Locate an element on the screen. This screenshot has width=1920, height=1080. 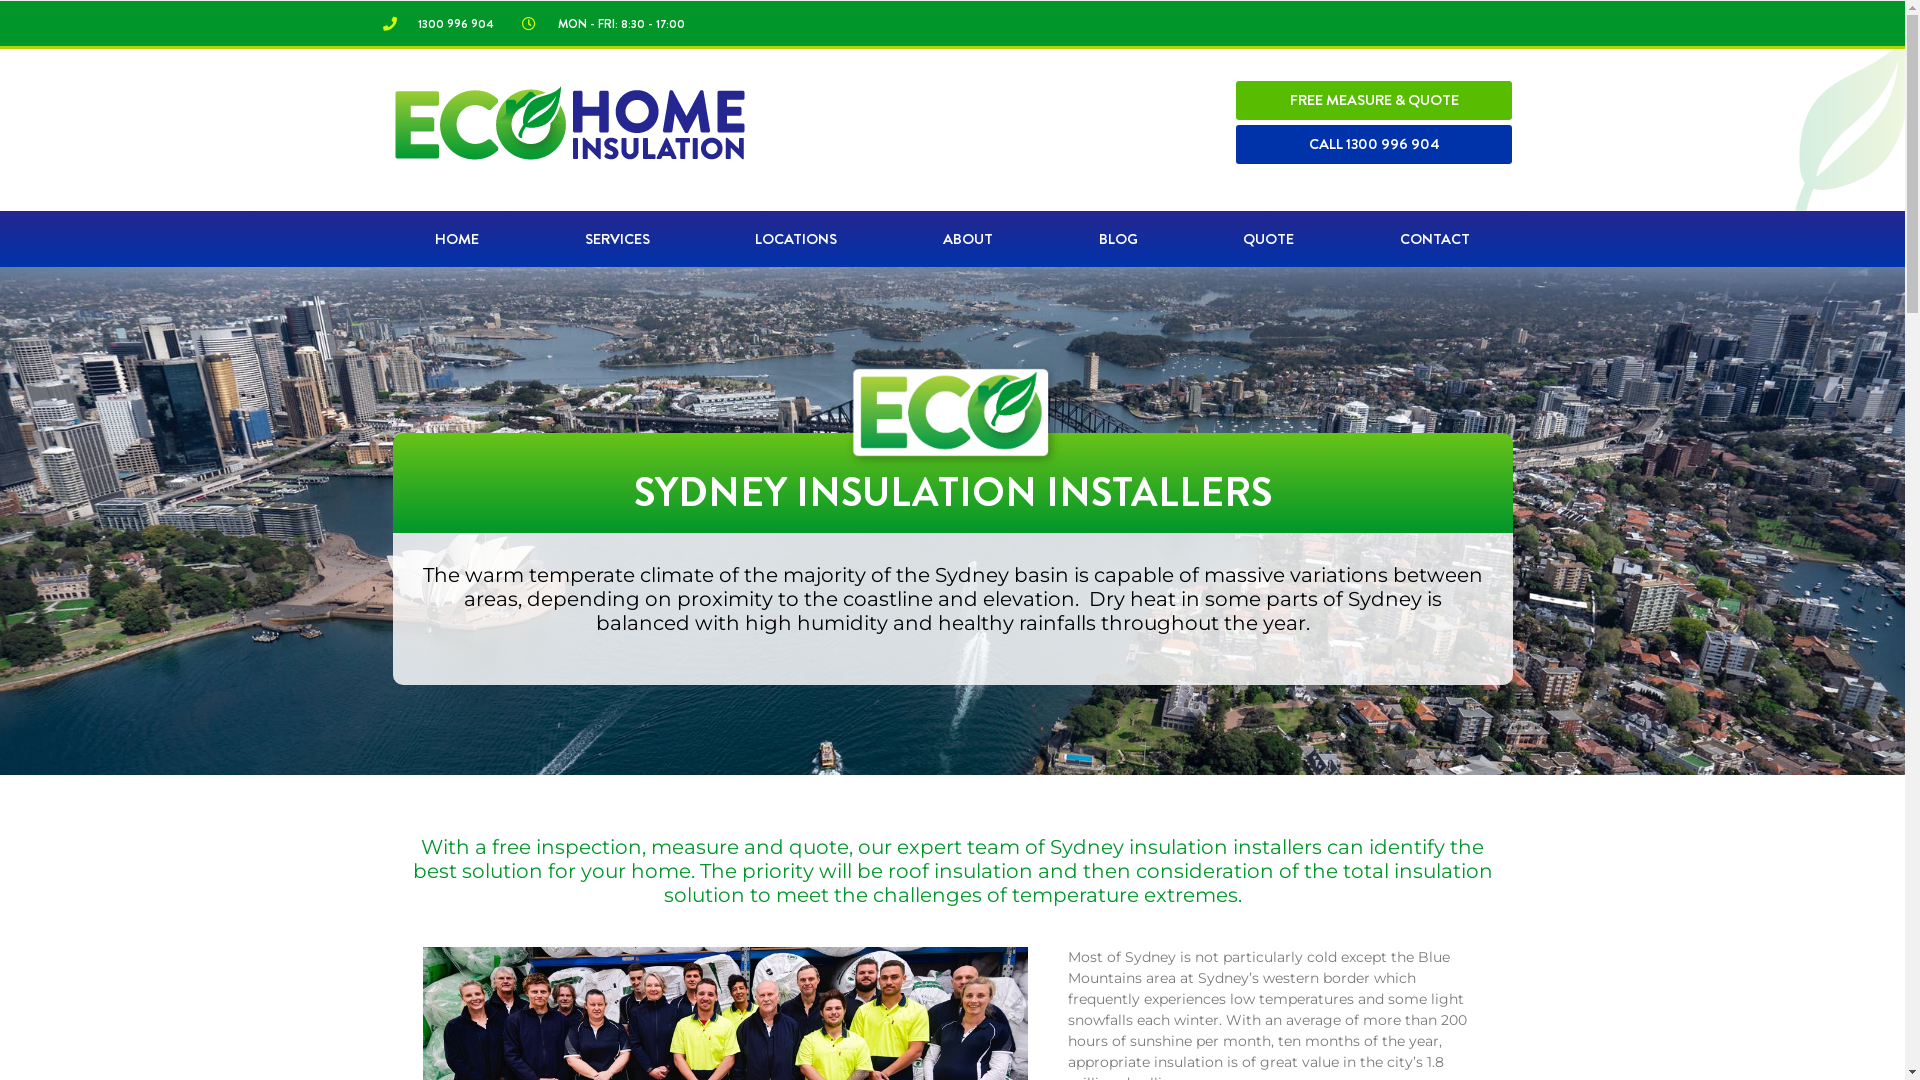
'SERVICES' is located at coordinates (616, 238).